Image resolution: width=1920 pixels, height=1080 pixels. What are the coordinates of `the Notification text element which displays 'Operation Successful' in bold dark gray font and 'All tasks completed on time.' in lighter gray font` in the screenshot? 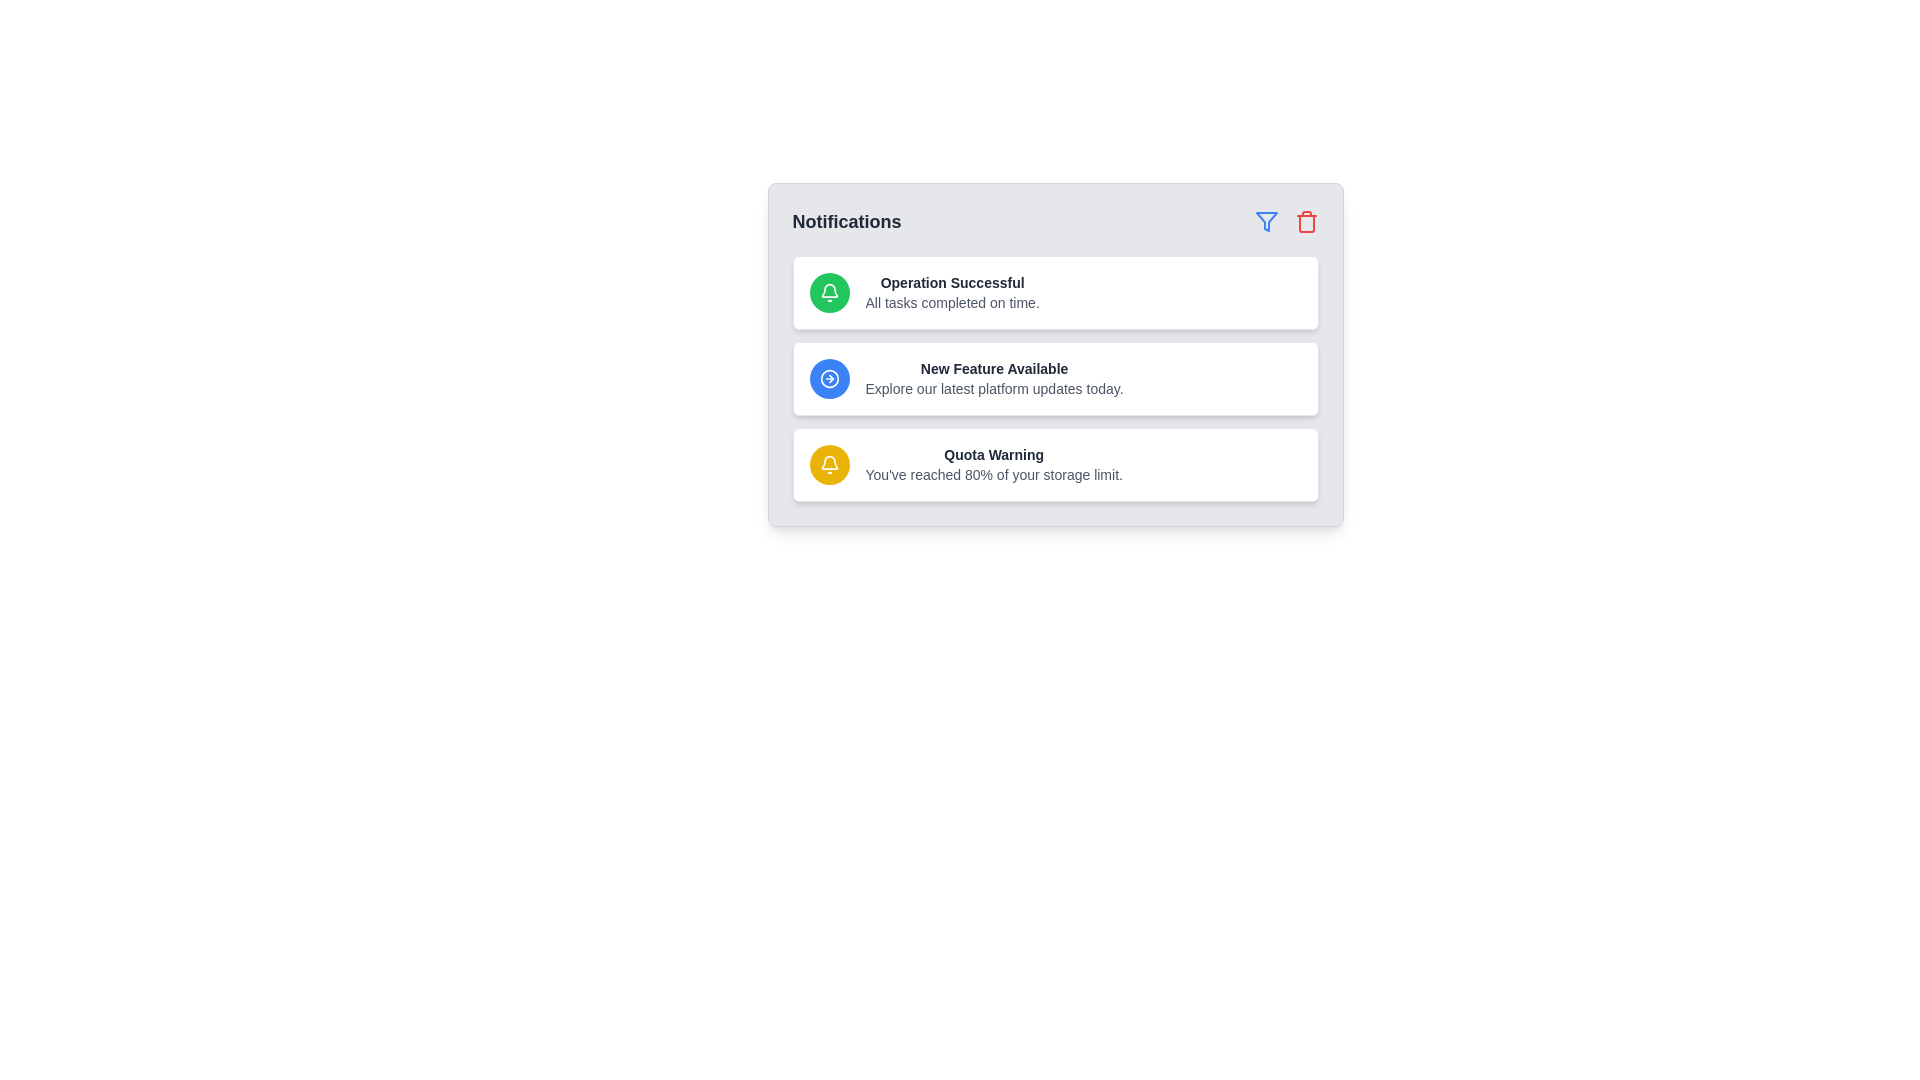 It's located at (951, 293).